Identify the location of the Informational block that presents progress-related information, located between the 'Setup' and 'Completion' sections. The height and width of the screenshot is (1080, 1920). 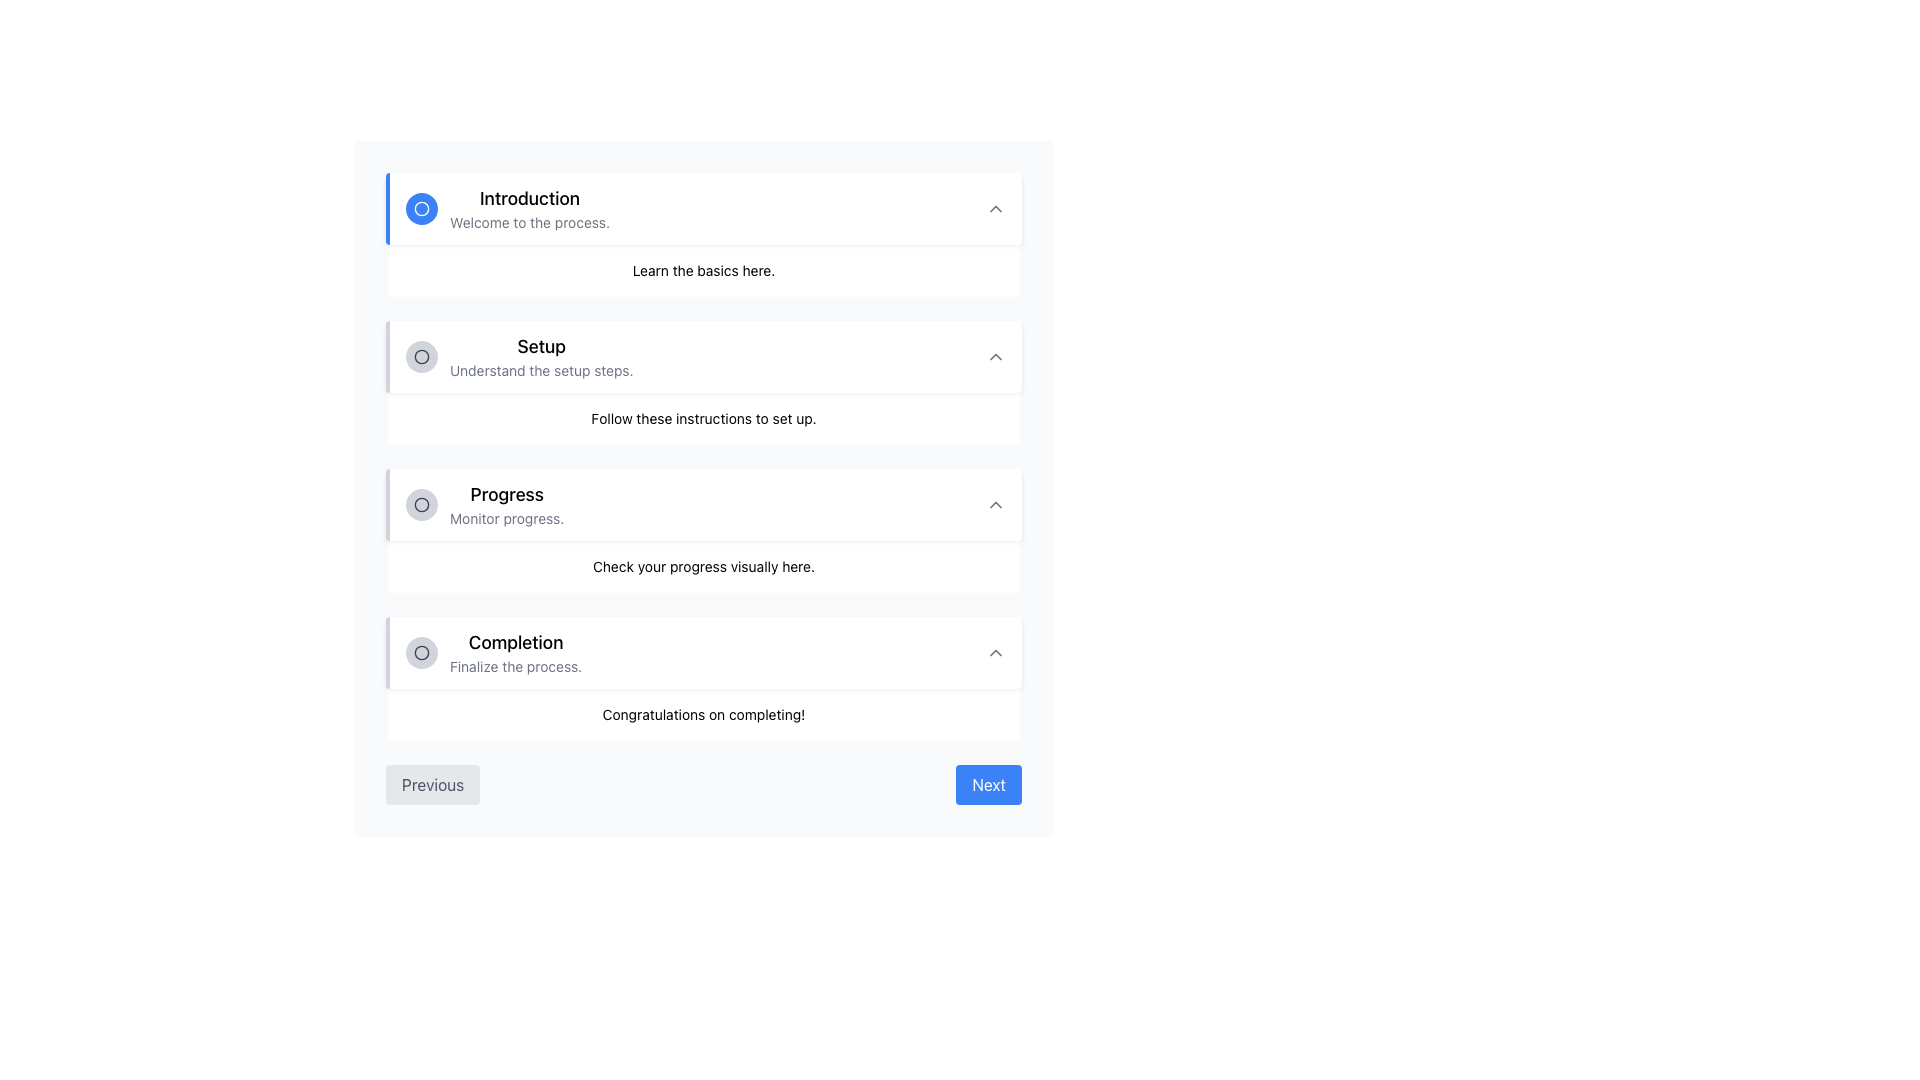
(704, 530).